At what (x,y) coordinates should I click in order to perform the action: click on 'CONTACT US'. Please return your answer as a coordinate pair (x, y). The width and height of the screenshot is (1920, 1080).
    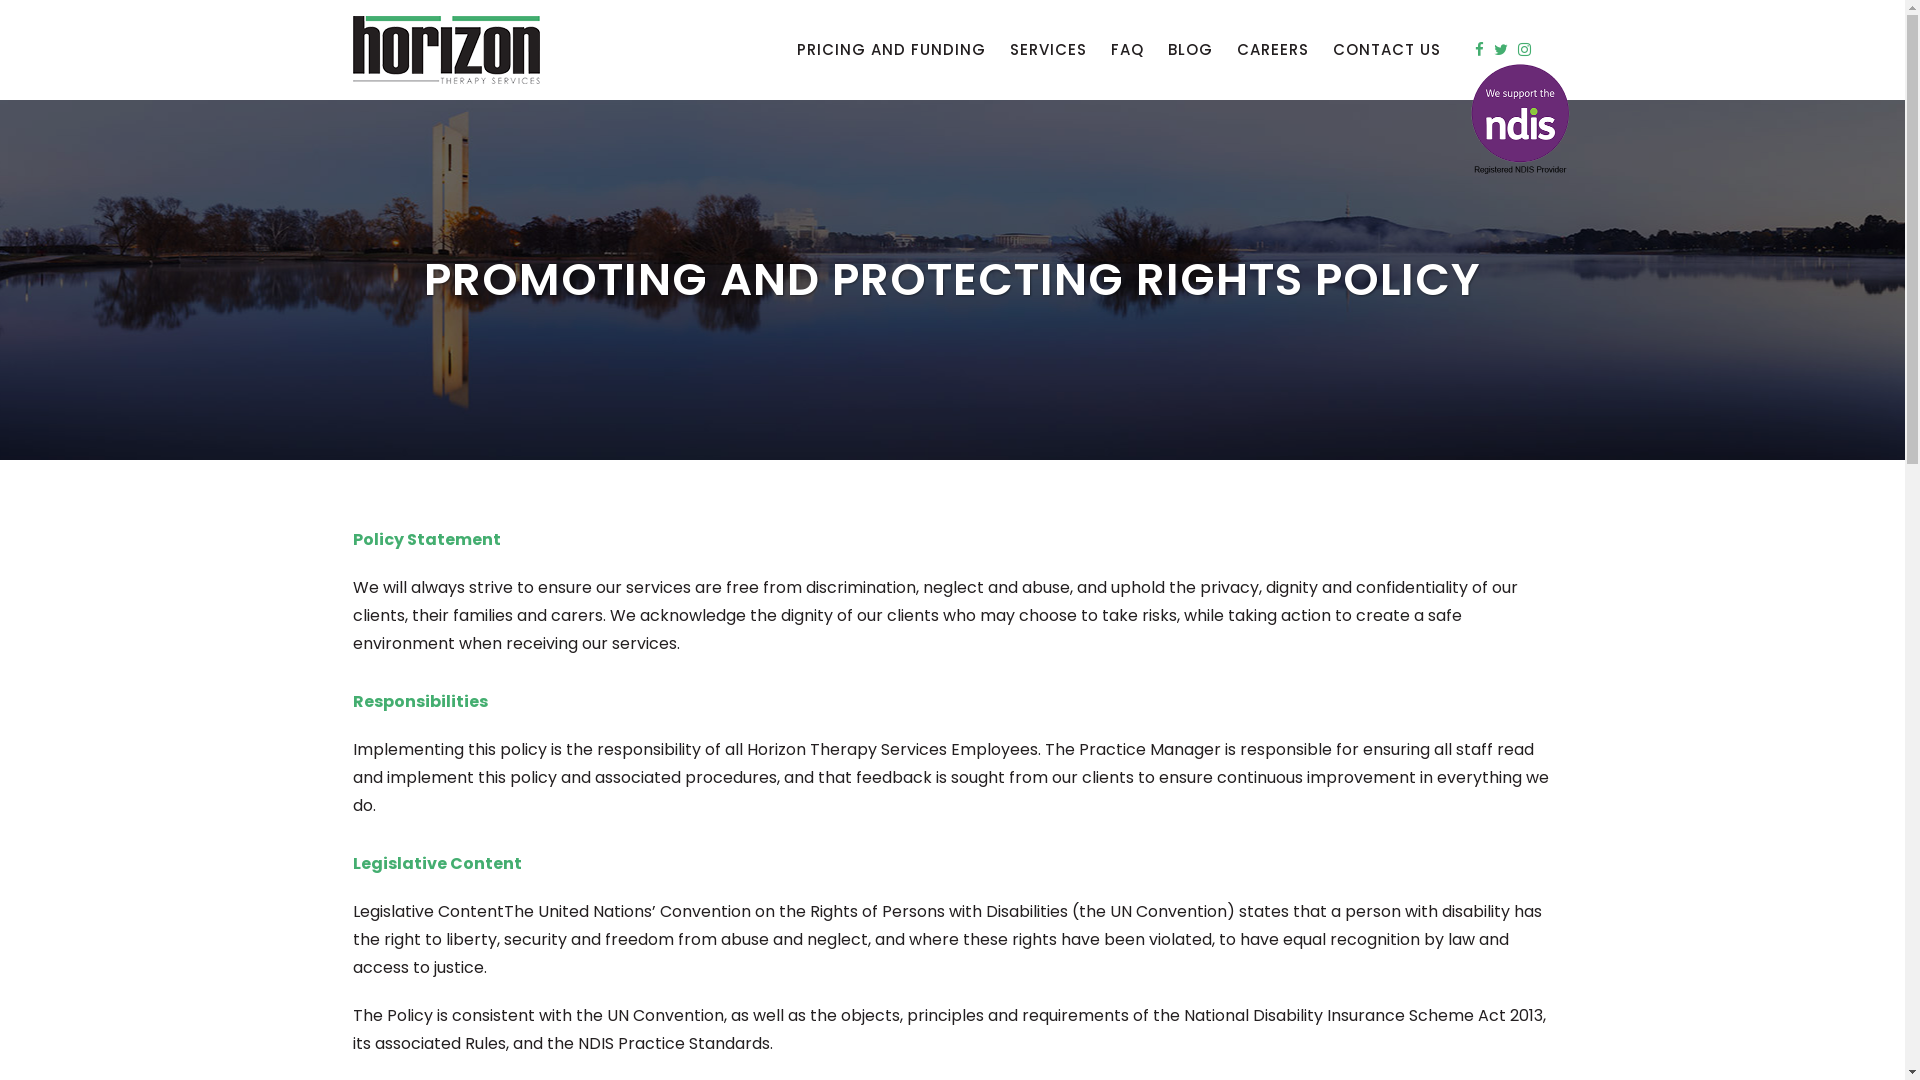
    Looking at the image, I should click on (1385, 49).